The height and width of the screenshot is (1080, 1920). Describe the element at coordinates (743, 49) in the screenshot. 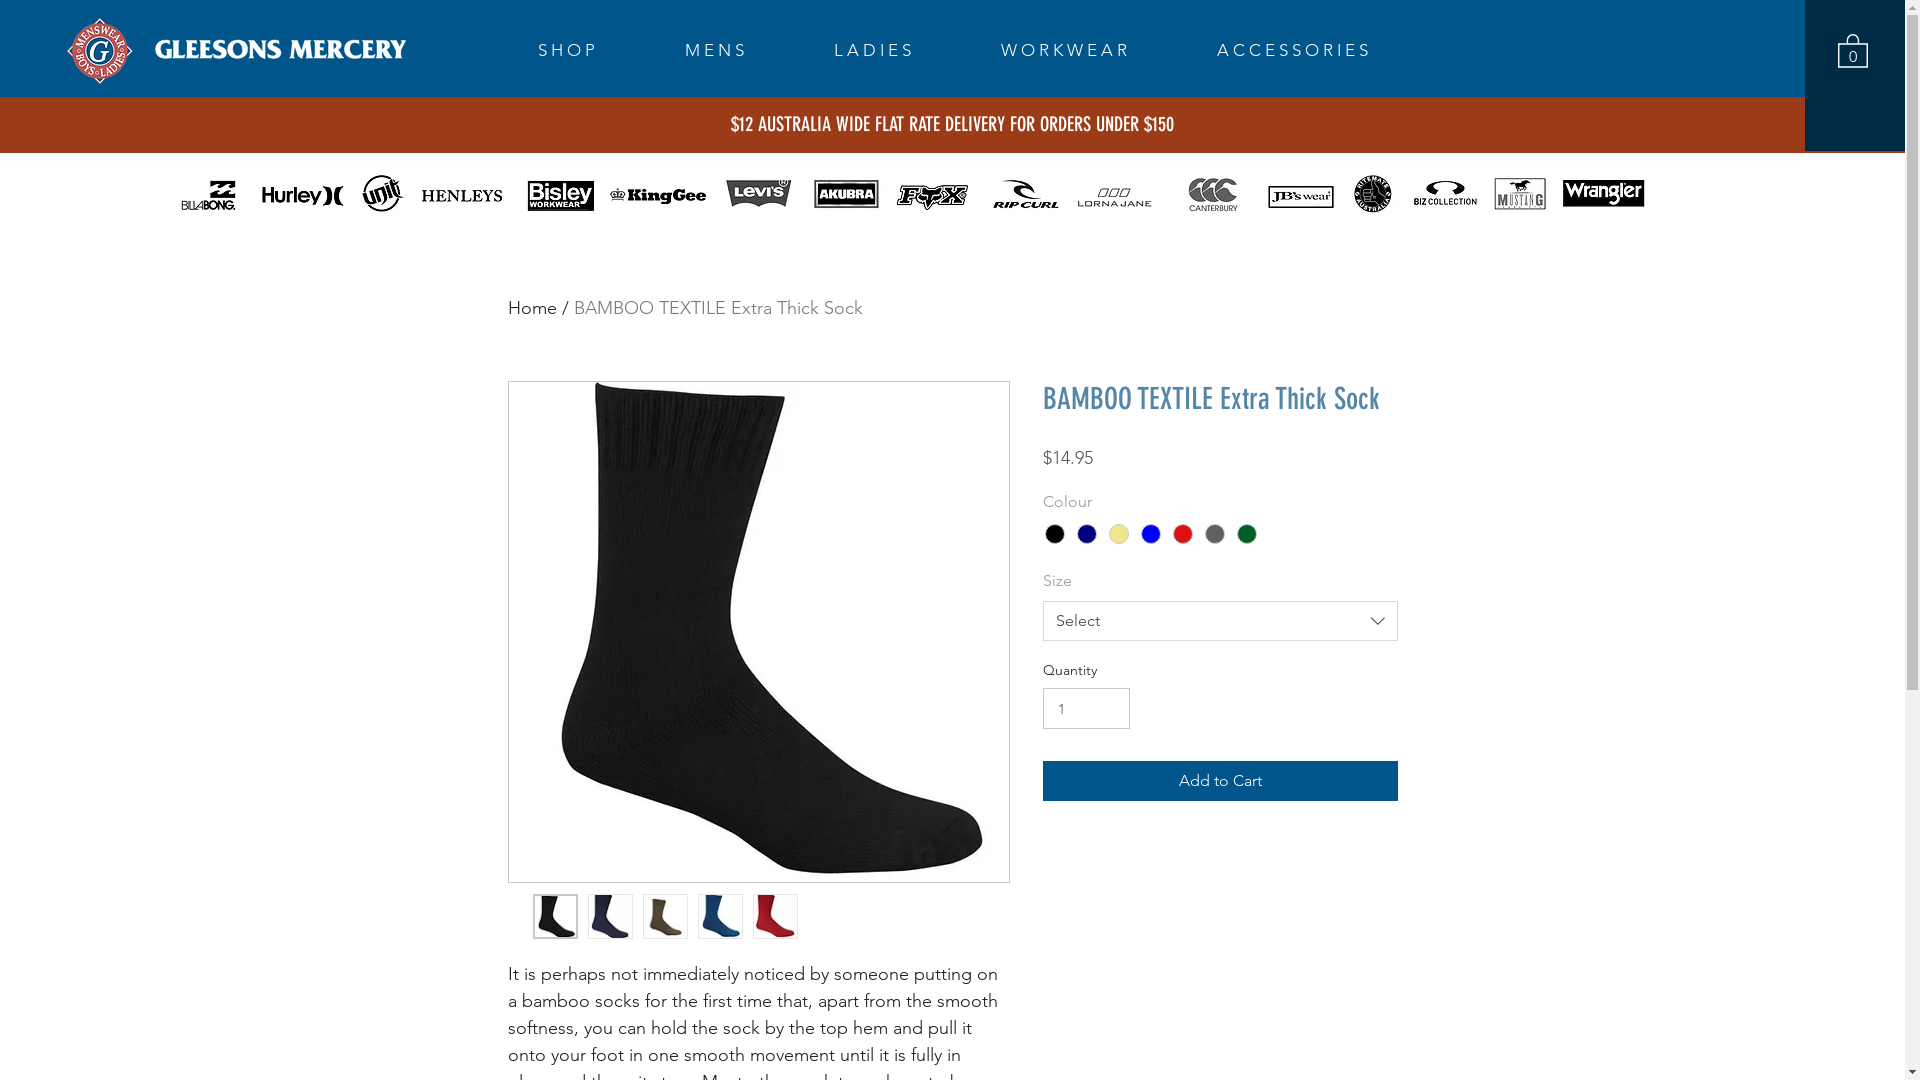

I see `'M E N S'` at that location.